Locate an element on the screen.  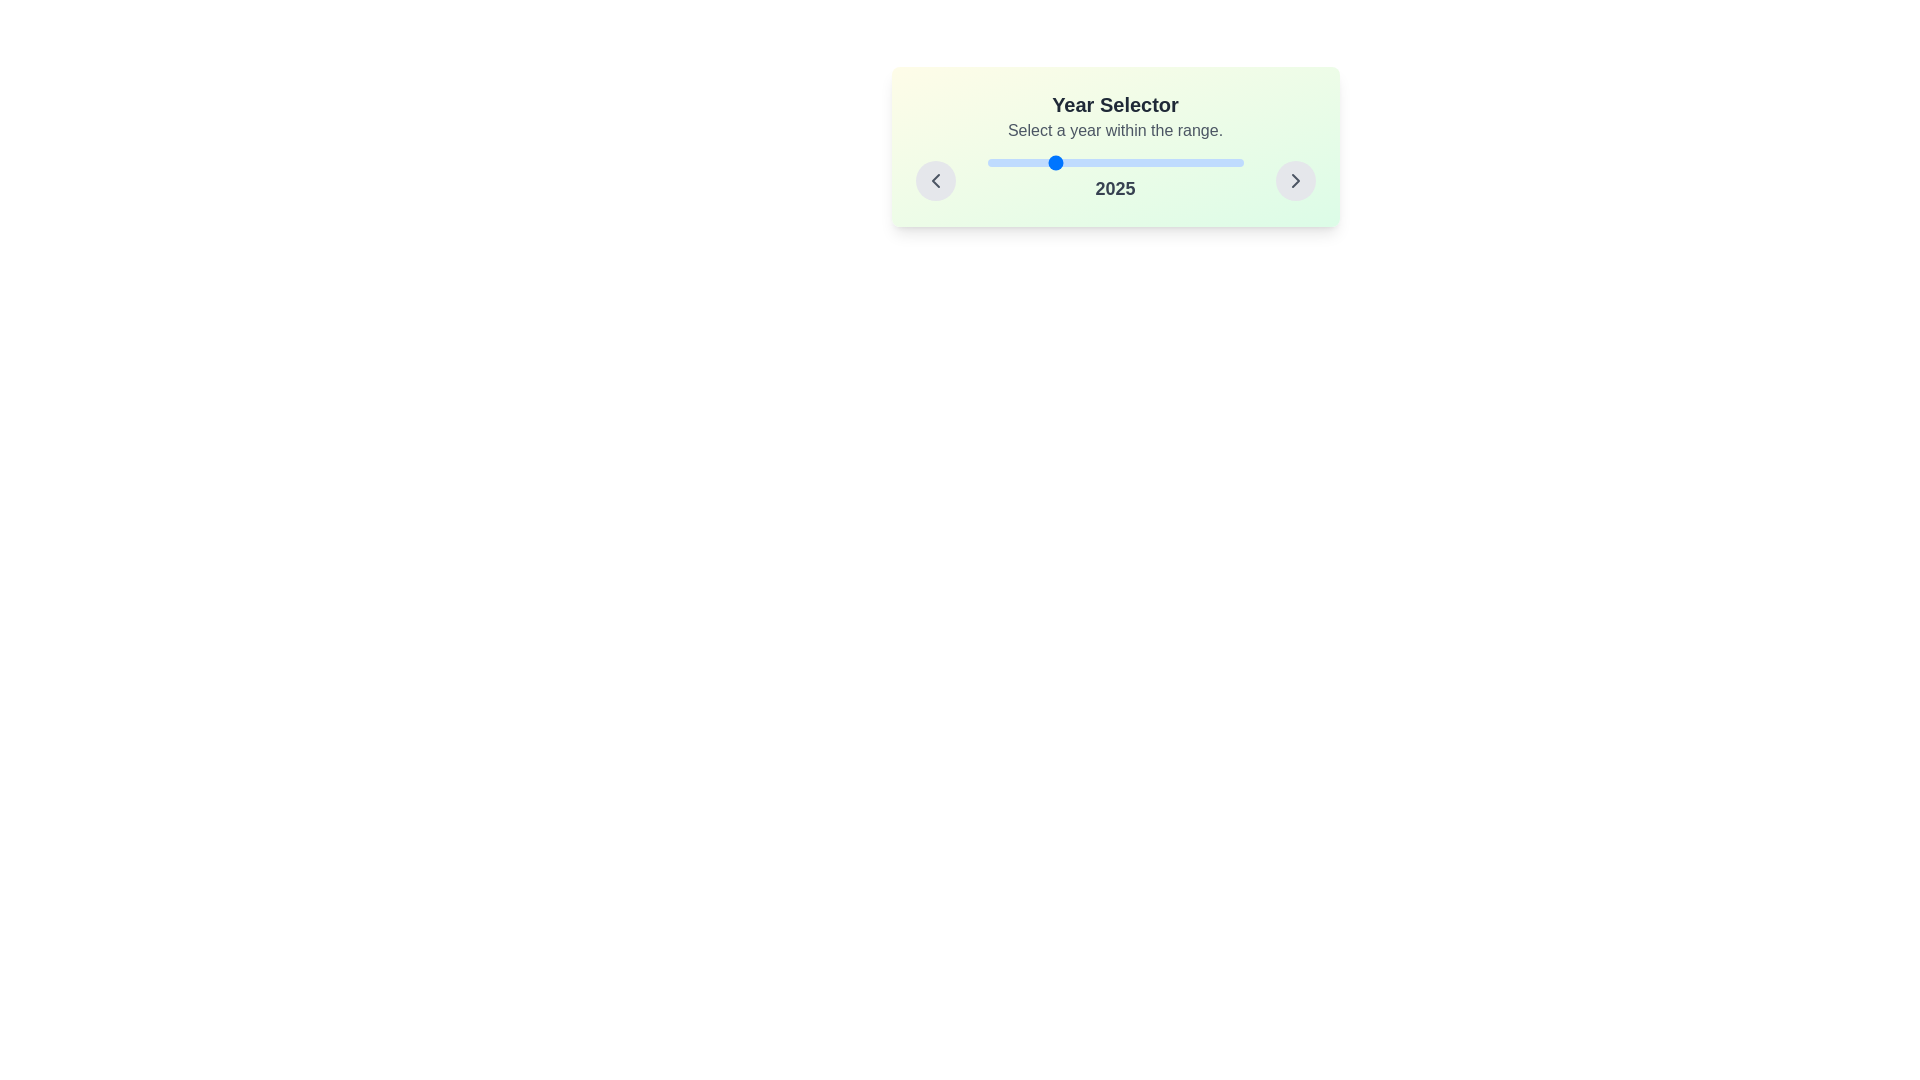
the year display text to interact with it is located at coordinates (1114, 181).